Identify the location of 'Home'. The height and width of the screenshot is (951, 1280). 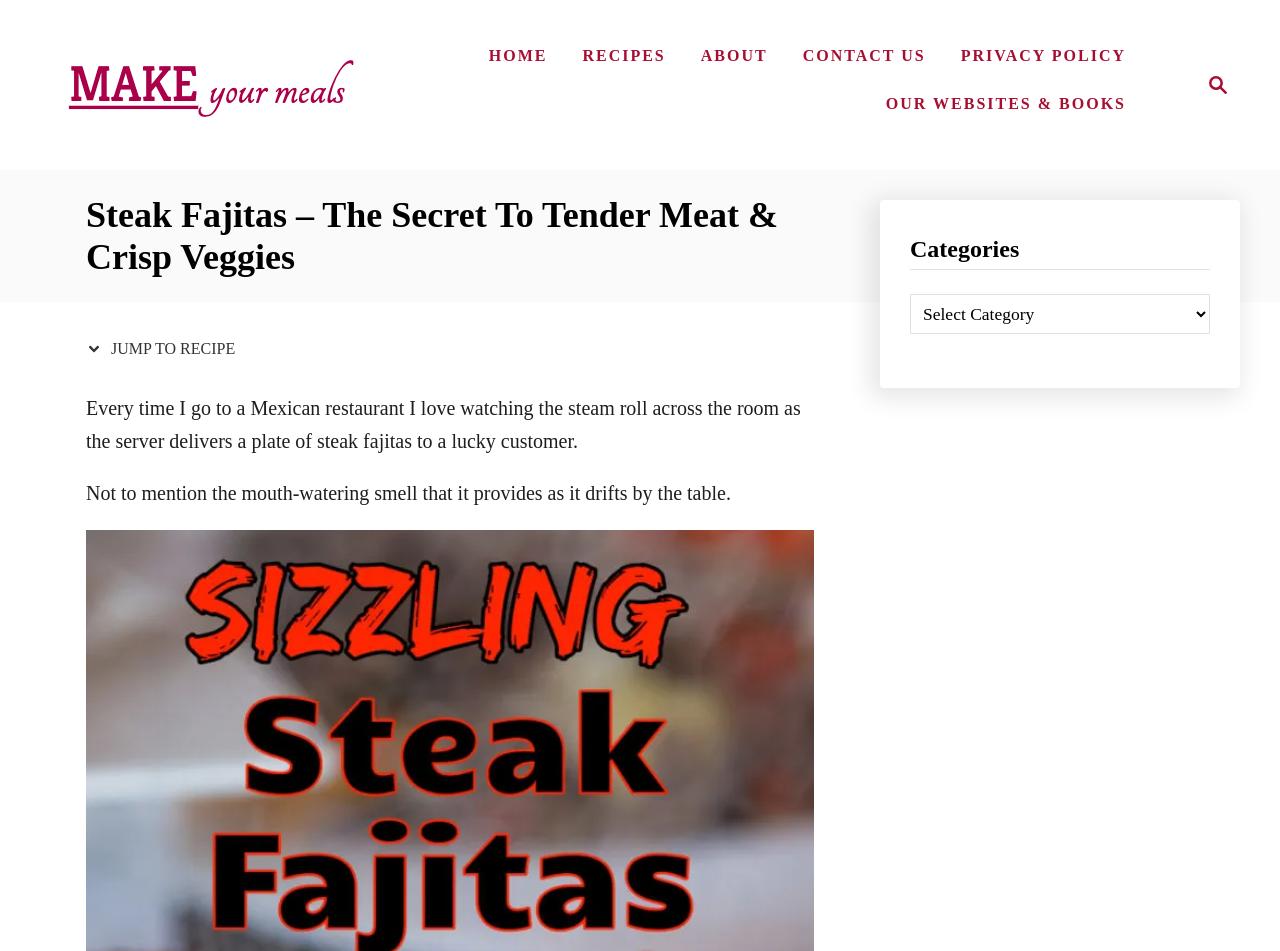
(517, 54).